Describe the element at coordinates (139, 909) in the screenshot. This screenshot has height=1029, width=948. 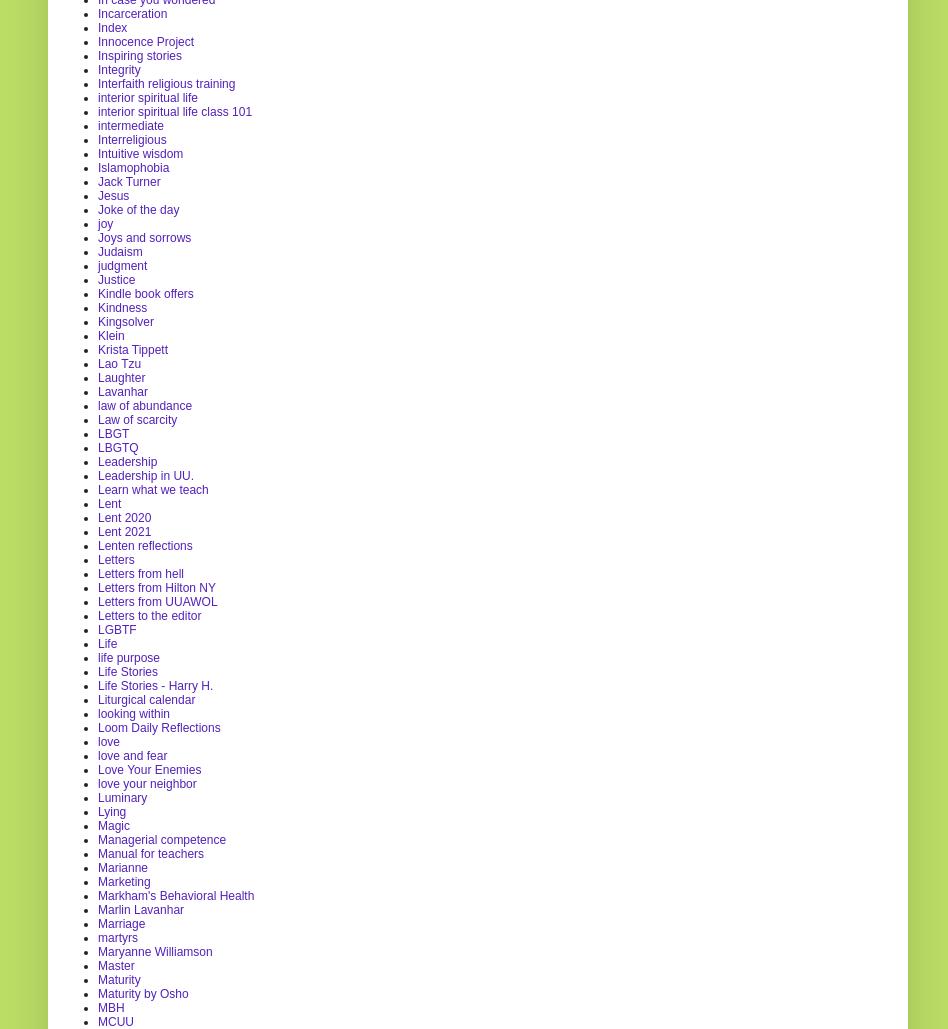
I see `'Marlin Lavanhar'` at that location.